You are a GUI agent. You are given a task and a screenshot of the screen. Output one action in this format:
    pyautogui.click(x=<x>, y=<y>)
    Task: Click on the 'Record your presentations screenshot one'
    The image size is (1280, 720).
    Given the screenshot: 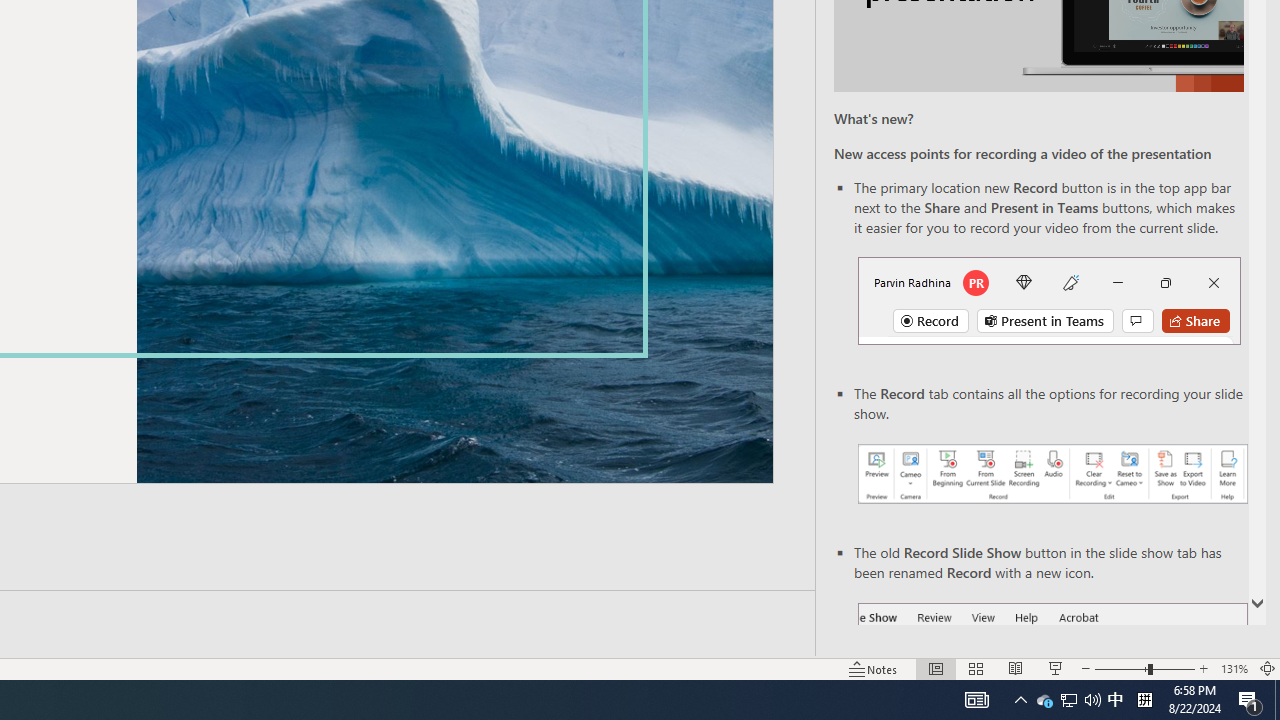 What is the action you would take?
    pyautogui.click(x=1051, y=474)
    